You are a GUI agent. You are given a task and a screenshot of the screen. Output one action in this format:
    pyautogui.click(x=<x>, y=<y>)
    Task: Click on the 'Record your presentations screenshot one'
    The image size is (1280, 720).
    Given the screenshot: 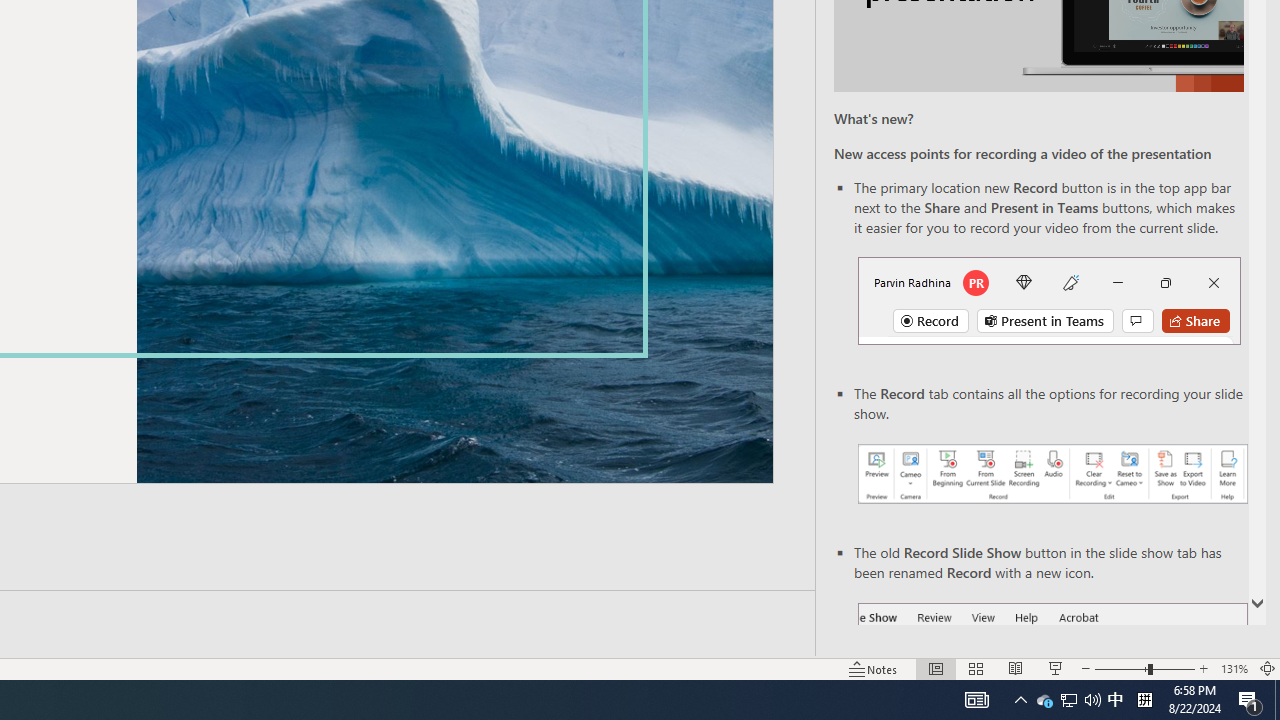 What is the action you would take?
    pyautogui.click(x=1051, y=474)
    